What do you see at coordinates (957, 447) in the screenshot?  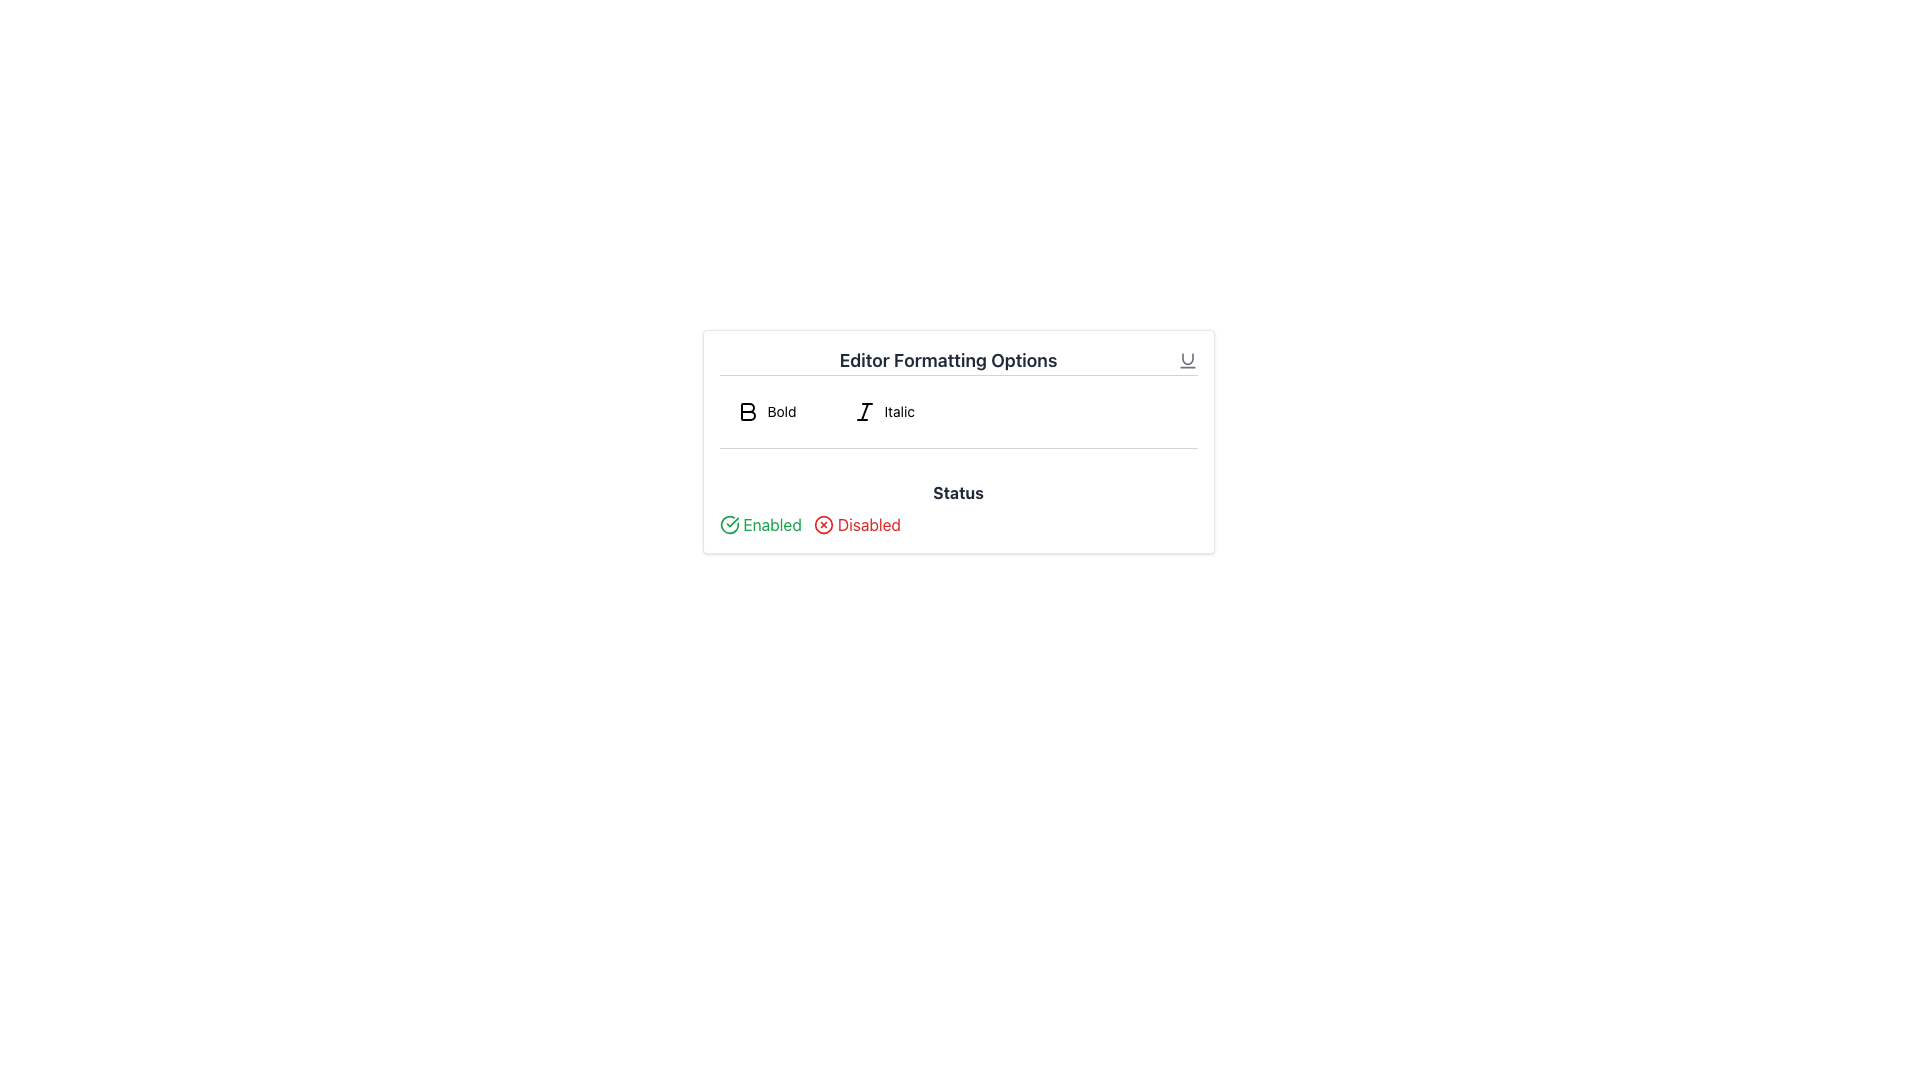 I see `the Separator Line located between the 'Bold' and 'Italic' buttons and the 'Status' section` at bounding box center [957, 447].